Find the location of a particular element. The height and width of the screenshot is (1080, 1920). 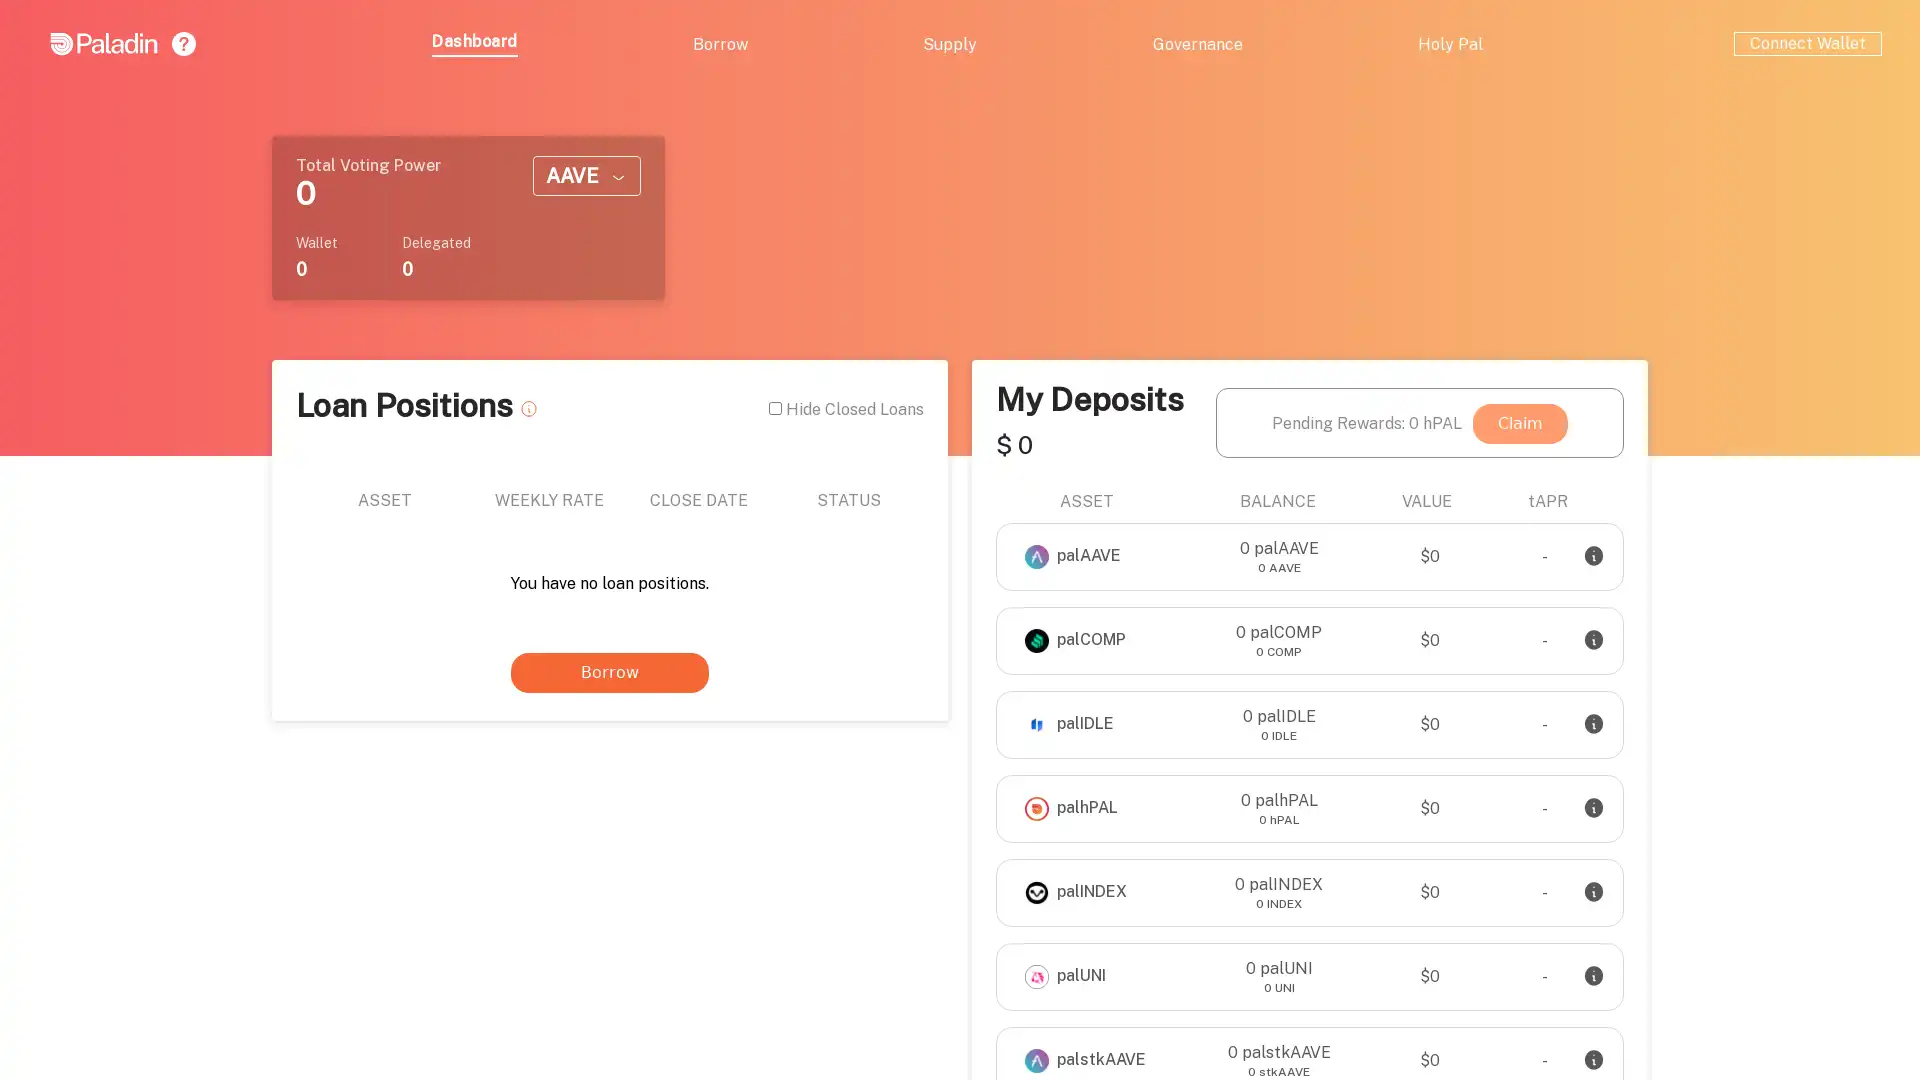

Borrow is located at coordinates (608, 672).